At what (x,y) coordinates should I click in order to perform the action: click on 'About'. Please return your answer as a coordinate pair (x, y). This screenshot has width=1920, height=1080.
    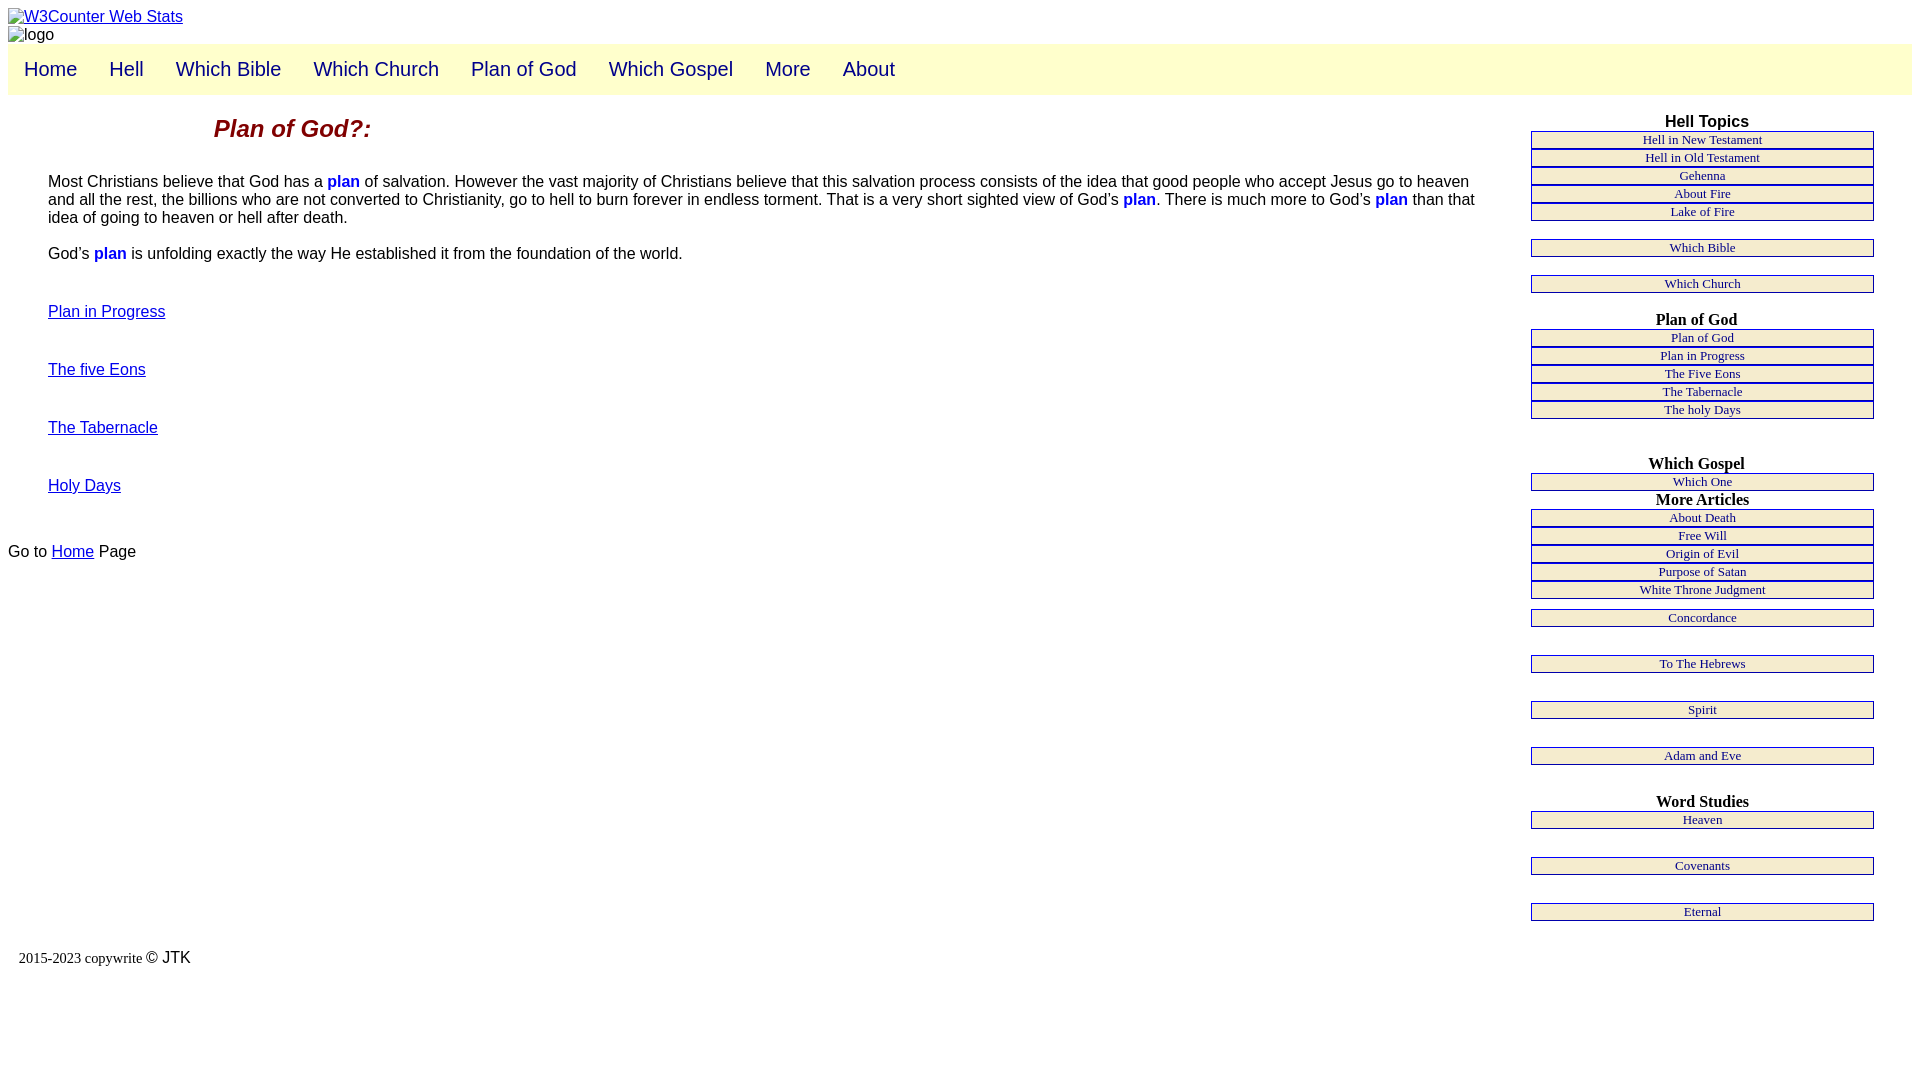
    Looking at the image, I should click on (868, 68).